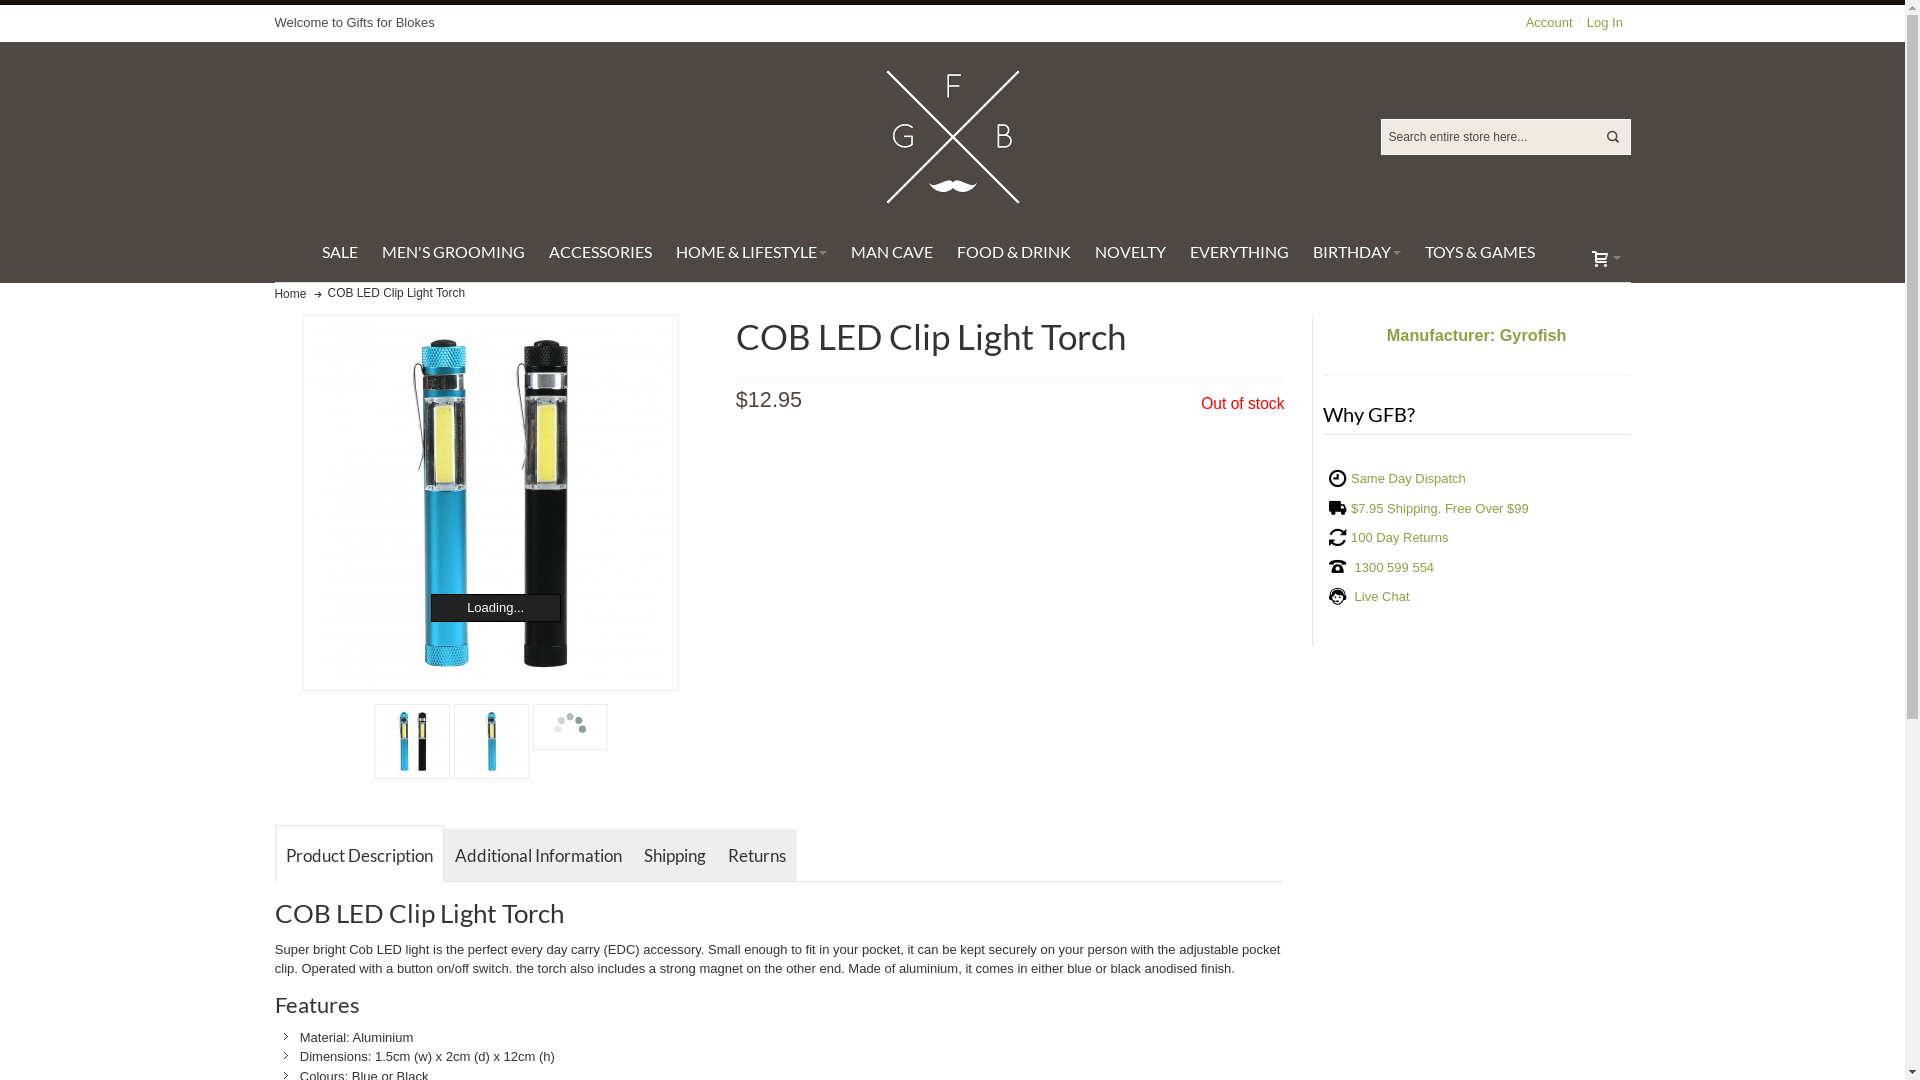 This screenshot has height=1080, width=1920. Describe the element at coordinates (1578, 23) in the screenshot. I see `'Log In'` at that location.